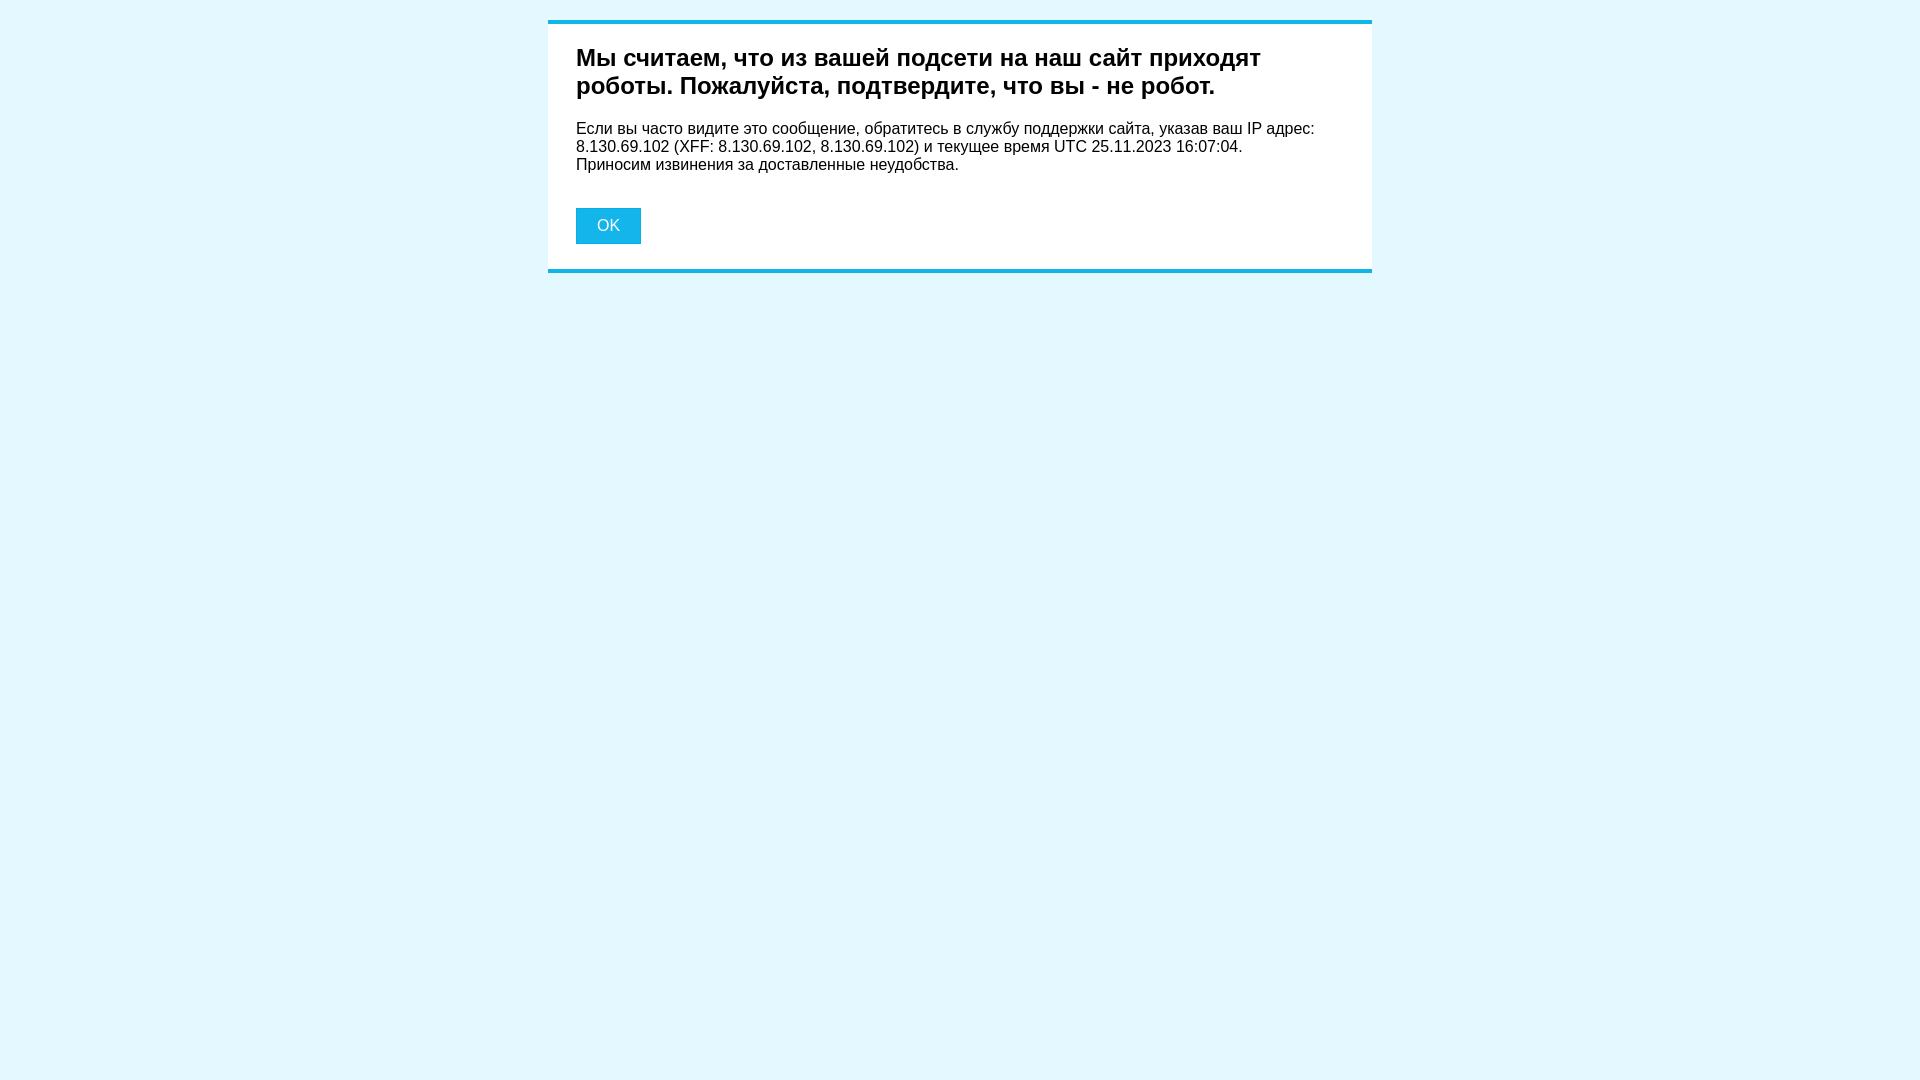 The width and height of the screenshot is (1920, 1080). What do you see at coordinates (607, 225) in the screenshot?
I see `'OK'` at bounding box center [607, 225].